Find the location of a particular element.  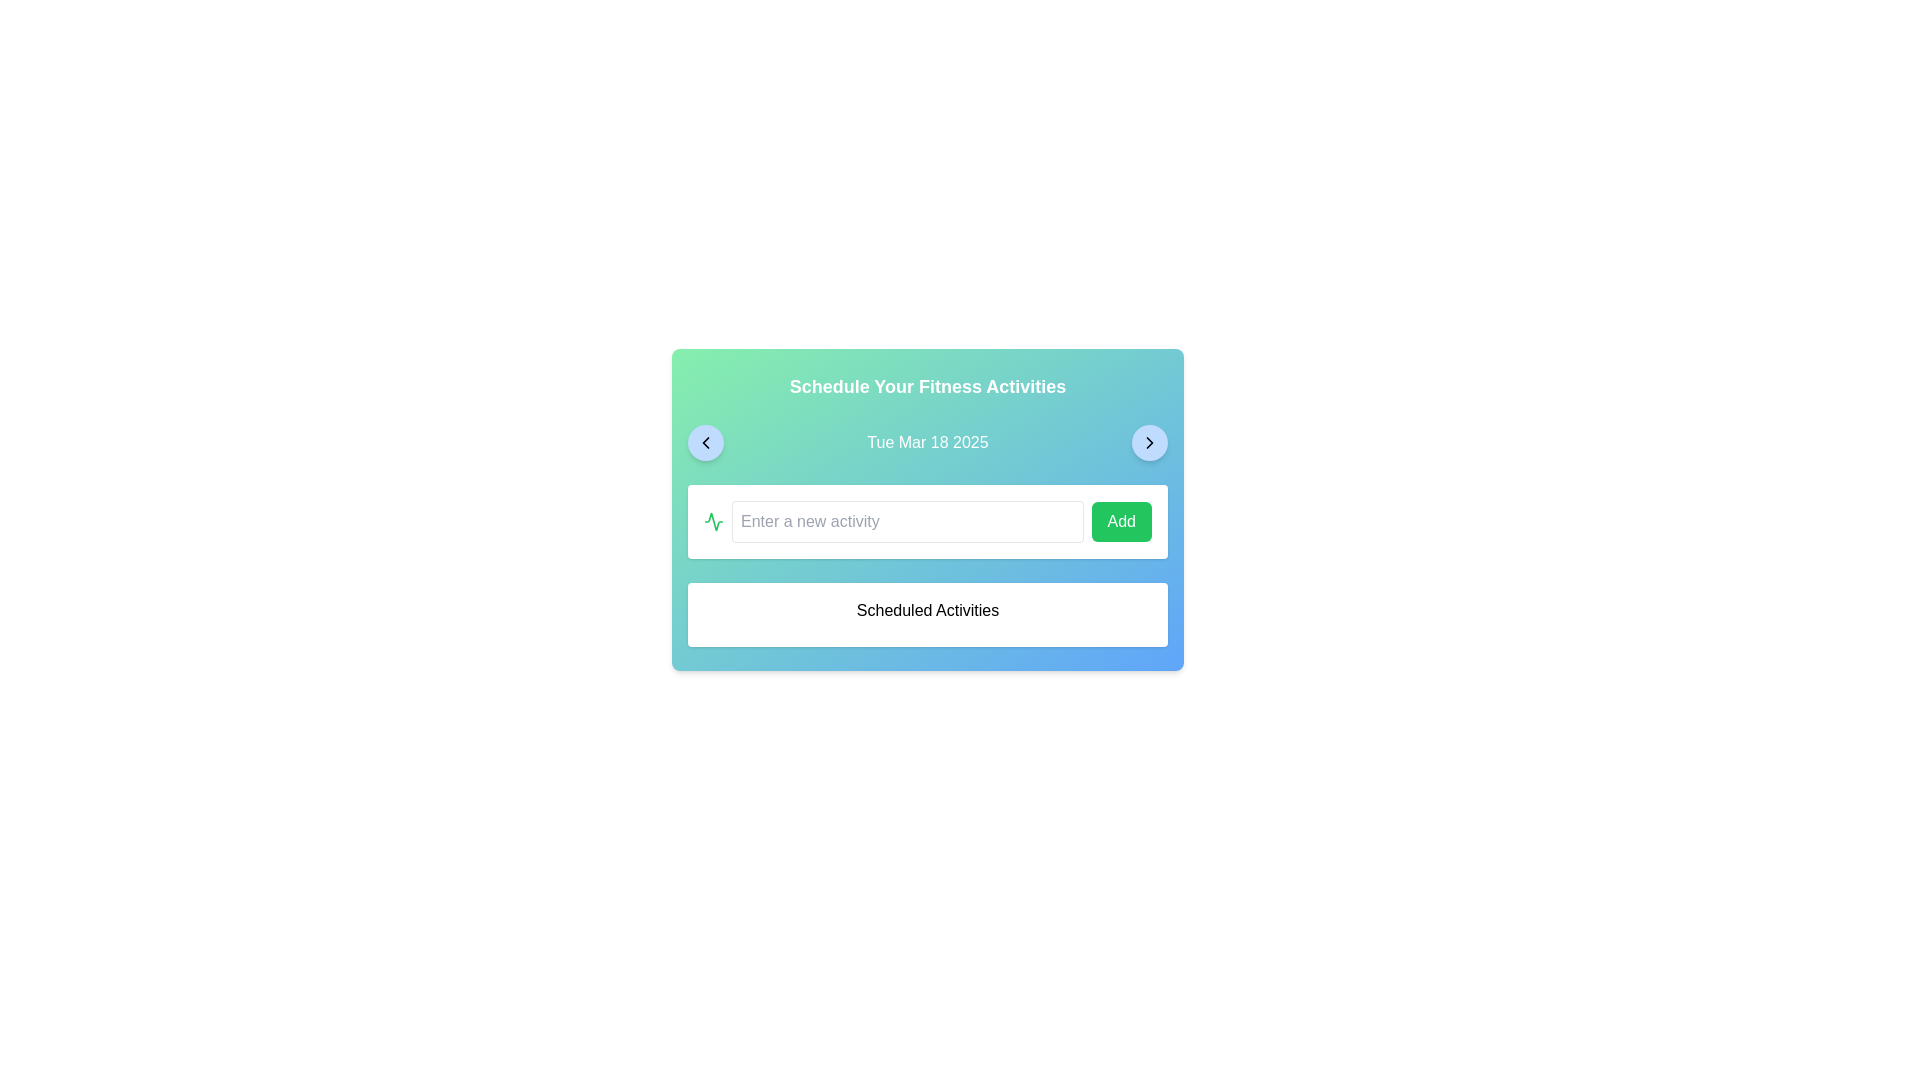

the circular button with a light blue background and a right-pointing chevron icon is located at coordinates (1150, 442).